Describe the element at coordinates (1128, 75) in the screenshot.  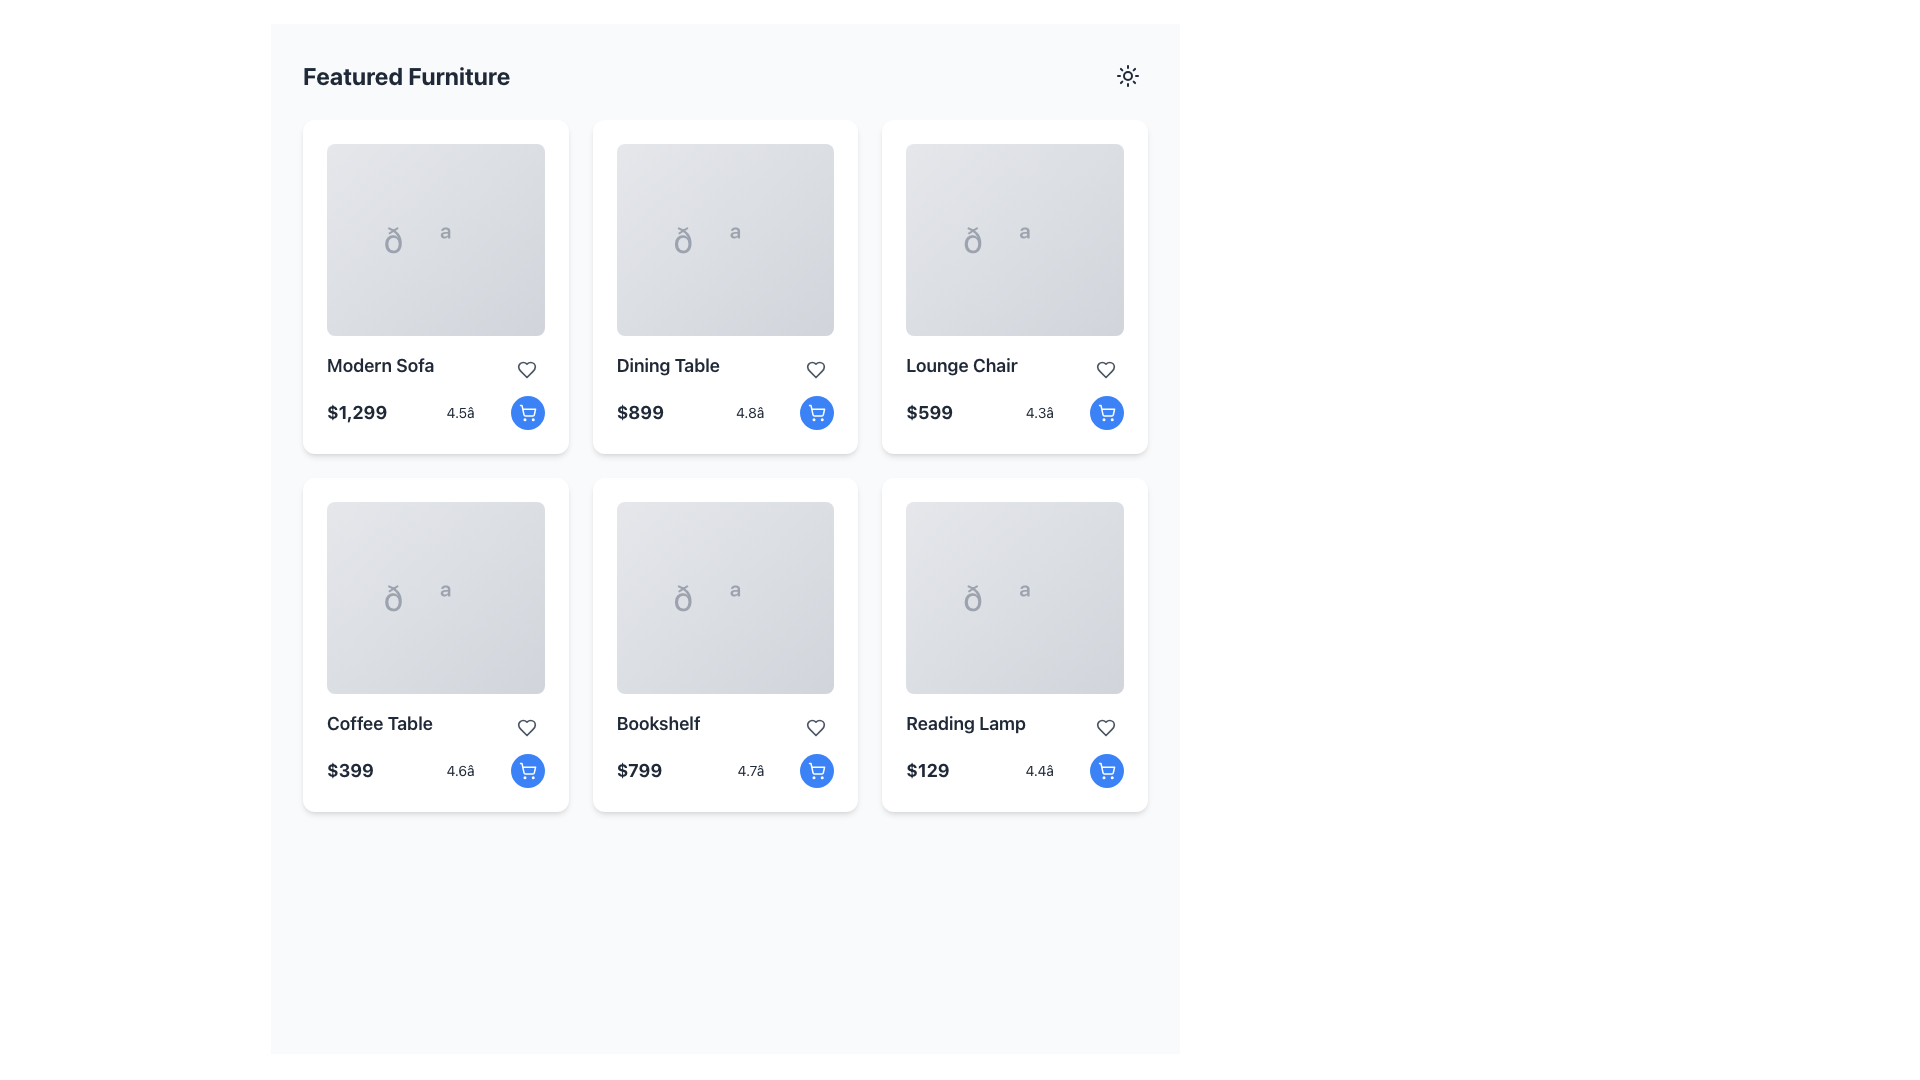
I see `the button that toggles between light and dark modes, located to the farthest right of the text 'Featured Furniture' in the header` at that location.